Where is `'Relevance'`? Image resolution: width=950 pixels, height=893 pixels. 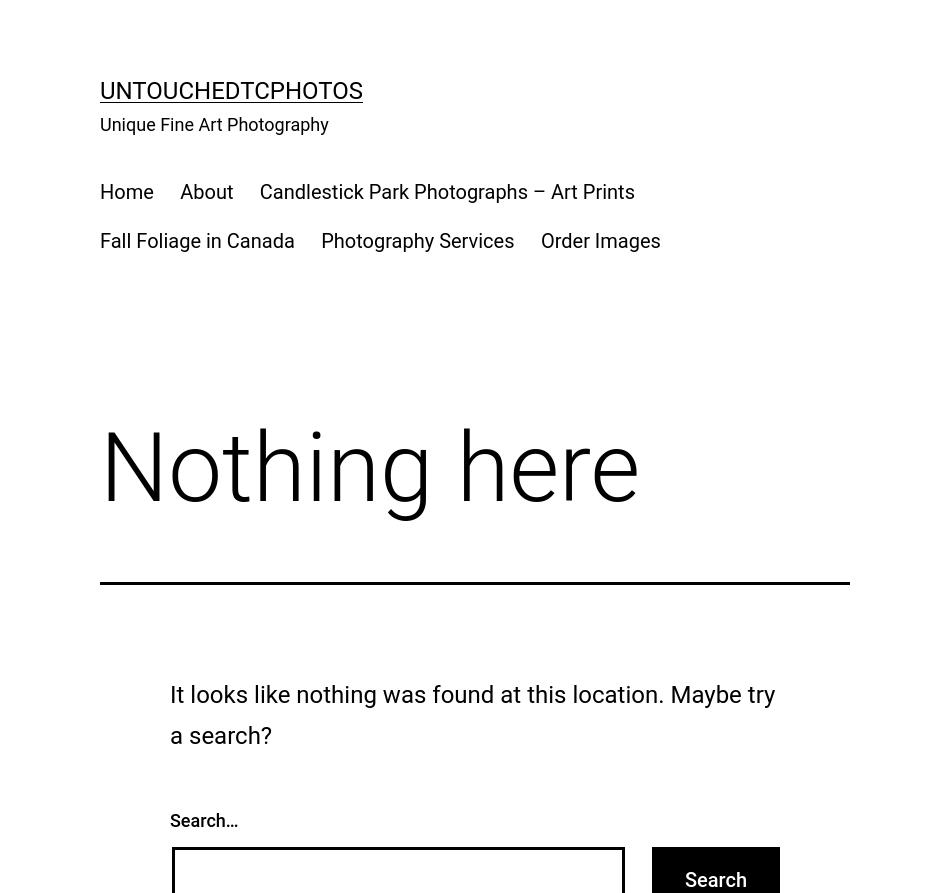
'Relevance' is located at coordinates (119, 142).